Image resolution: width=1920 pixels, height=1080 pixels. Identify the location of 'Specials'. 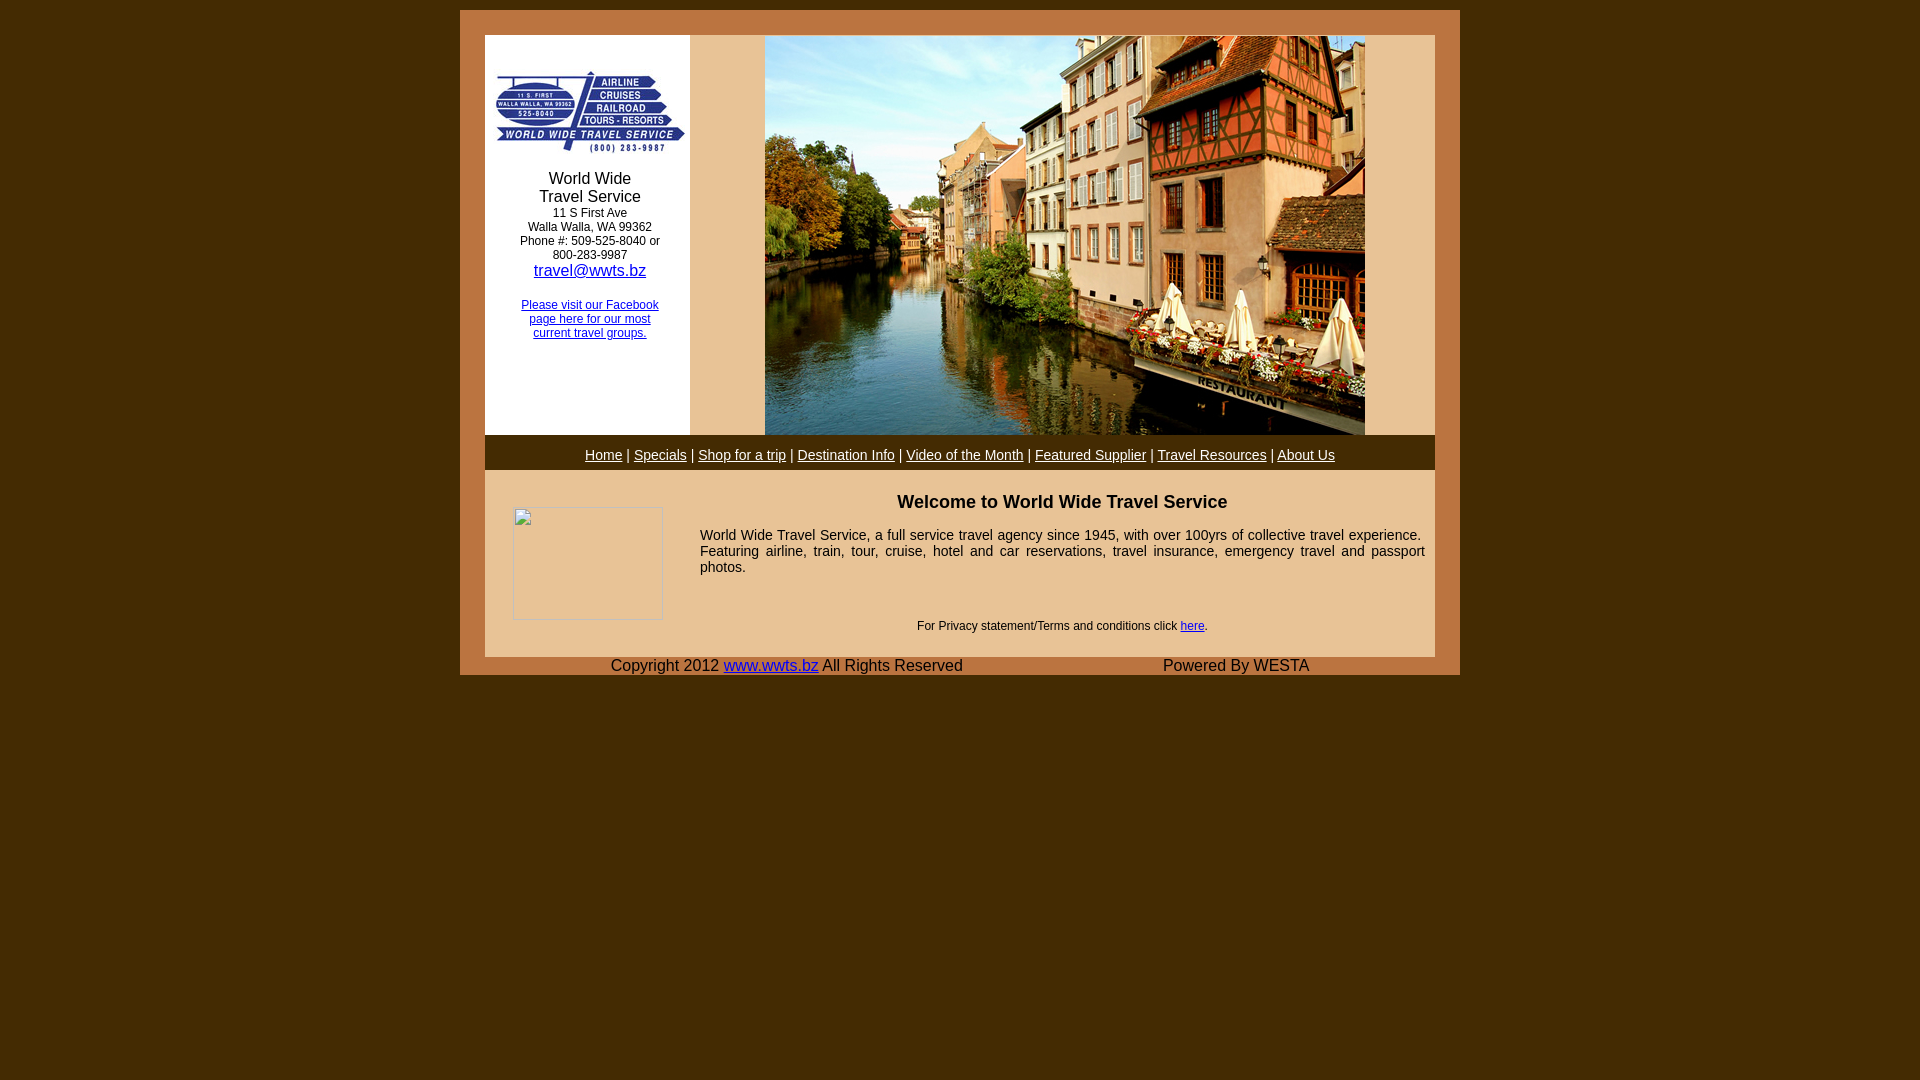
(660, 455).